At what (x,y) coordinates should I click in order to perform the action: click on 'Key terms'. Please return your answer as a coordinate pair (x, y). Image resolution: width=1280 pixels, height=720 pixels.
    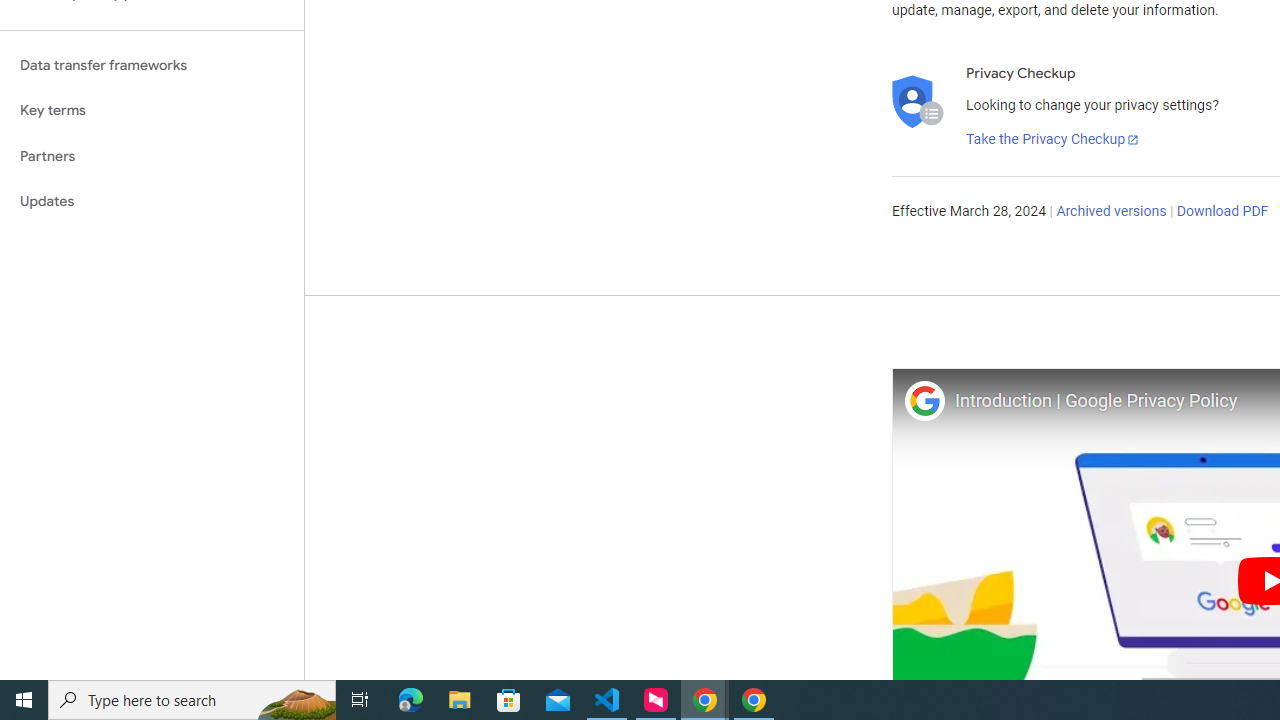
    Looking at the image, I should click on (151, 110).